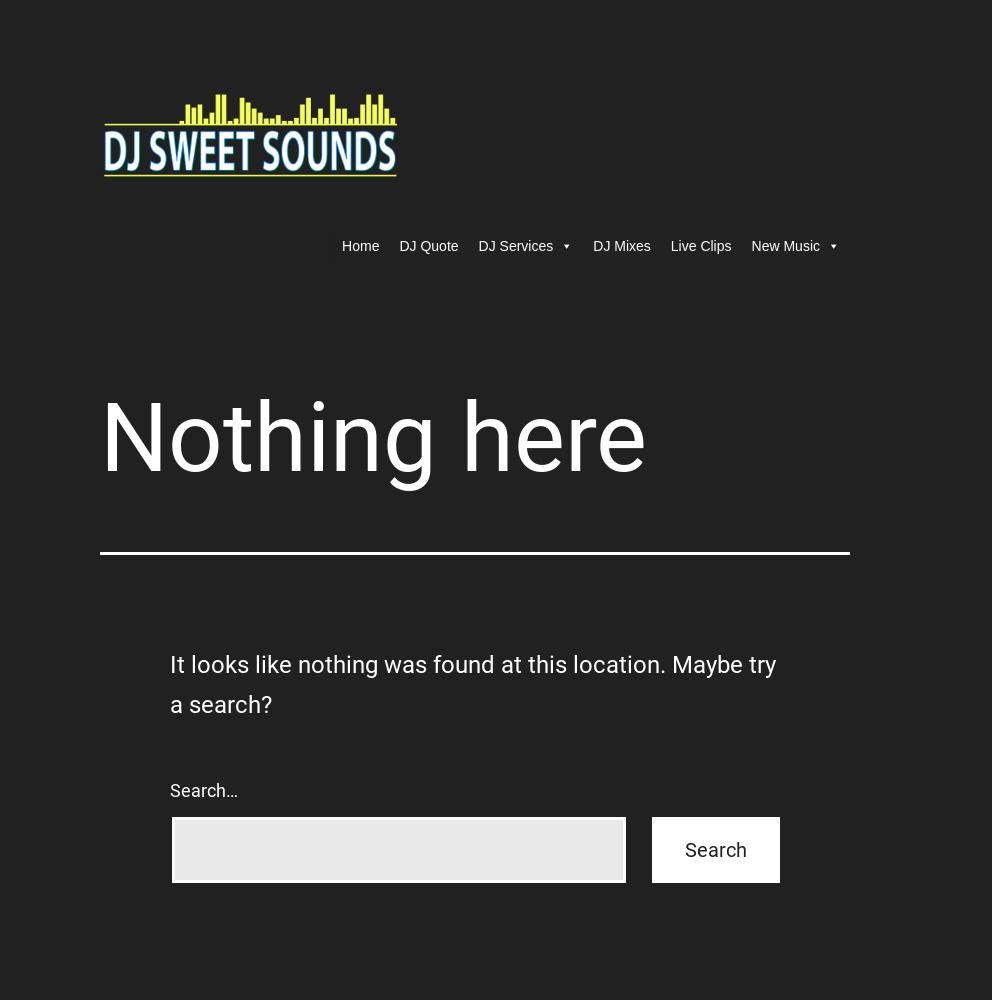 The image size is (992, 1000). What do you see at coordinates (478, 293) in the screenshot?
I see `'Event Add-ons'` at bounding box center [478, 293].